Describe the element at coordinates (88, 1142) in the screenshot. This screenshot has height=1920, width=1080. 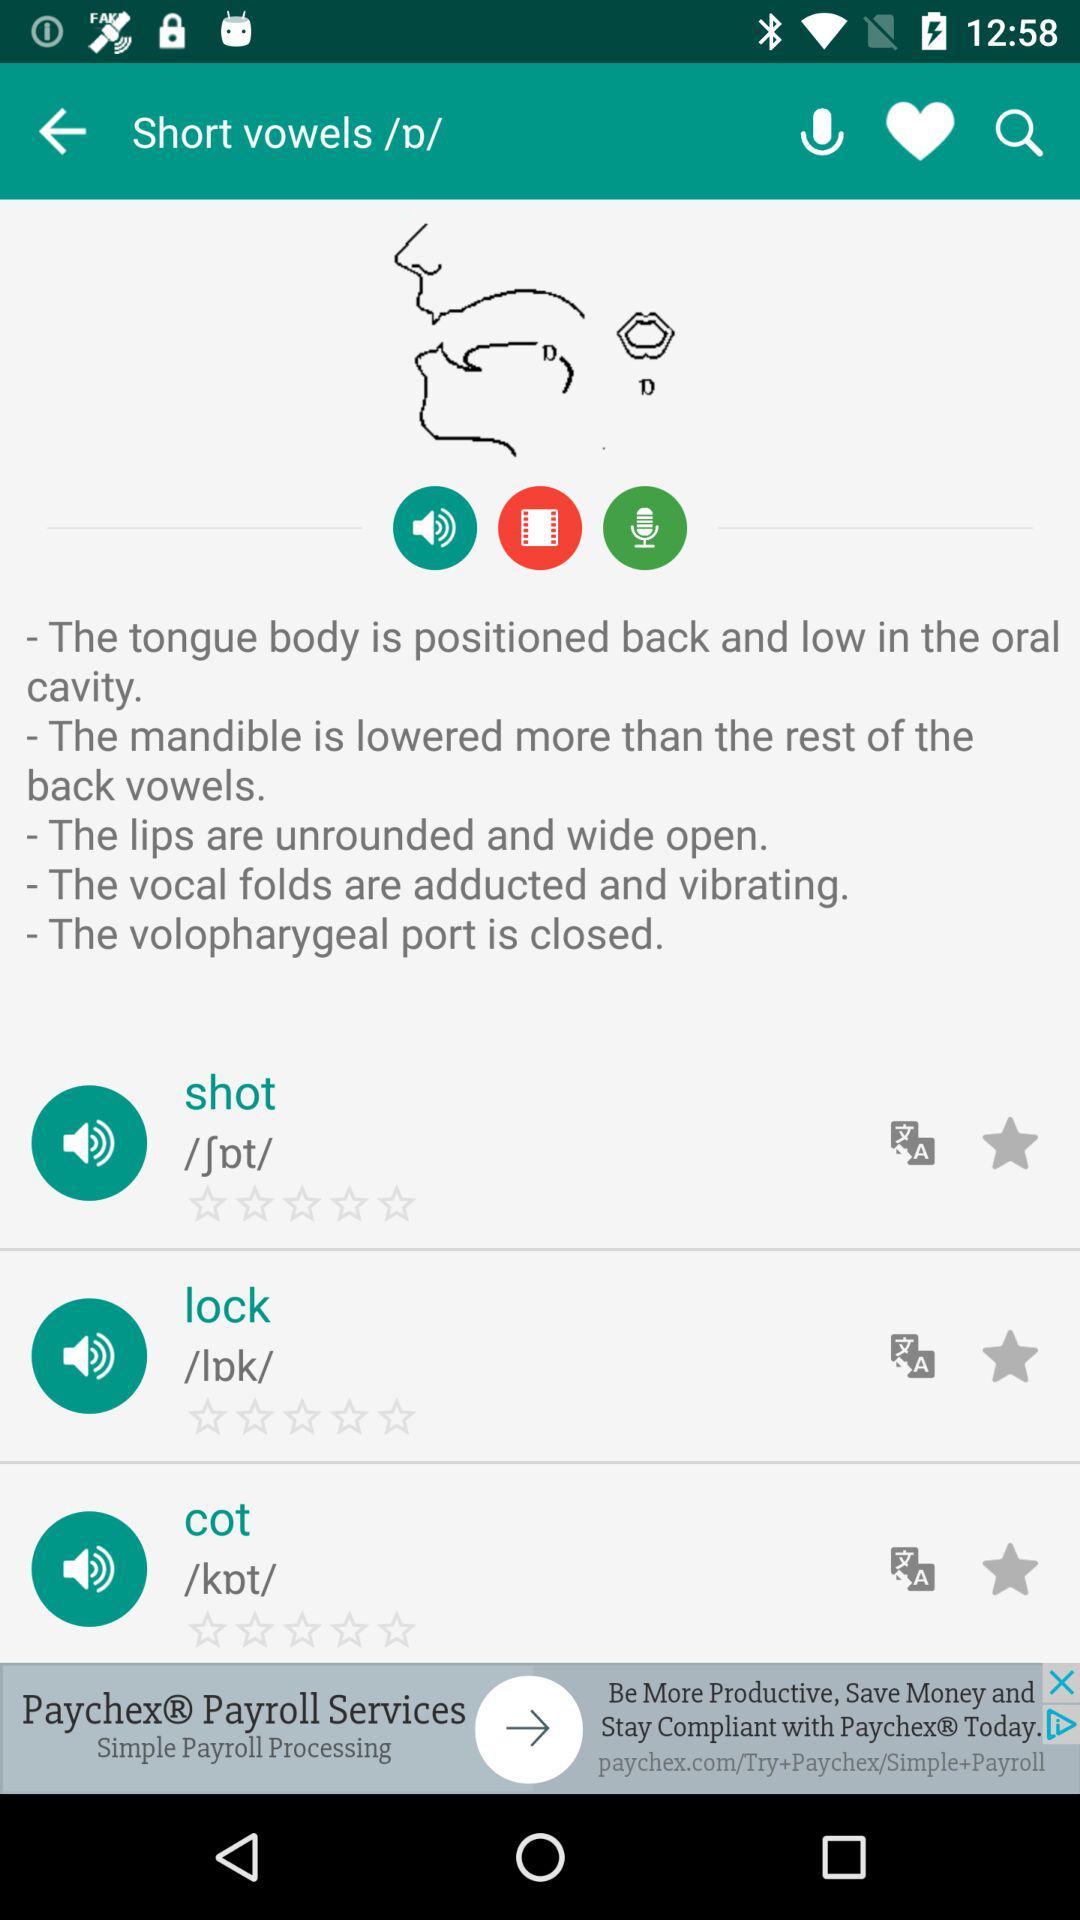
I see `the sound icon beside shot to listen the pronunciation` at that location.